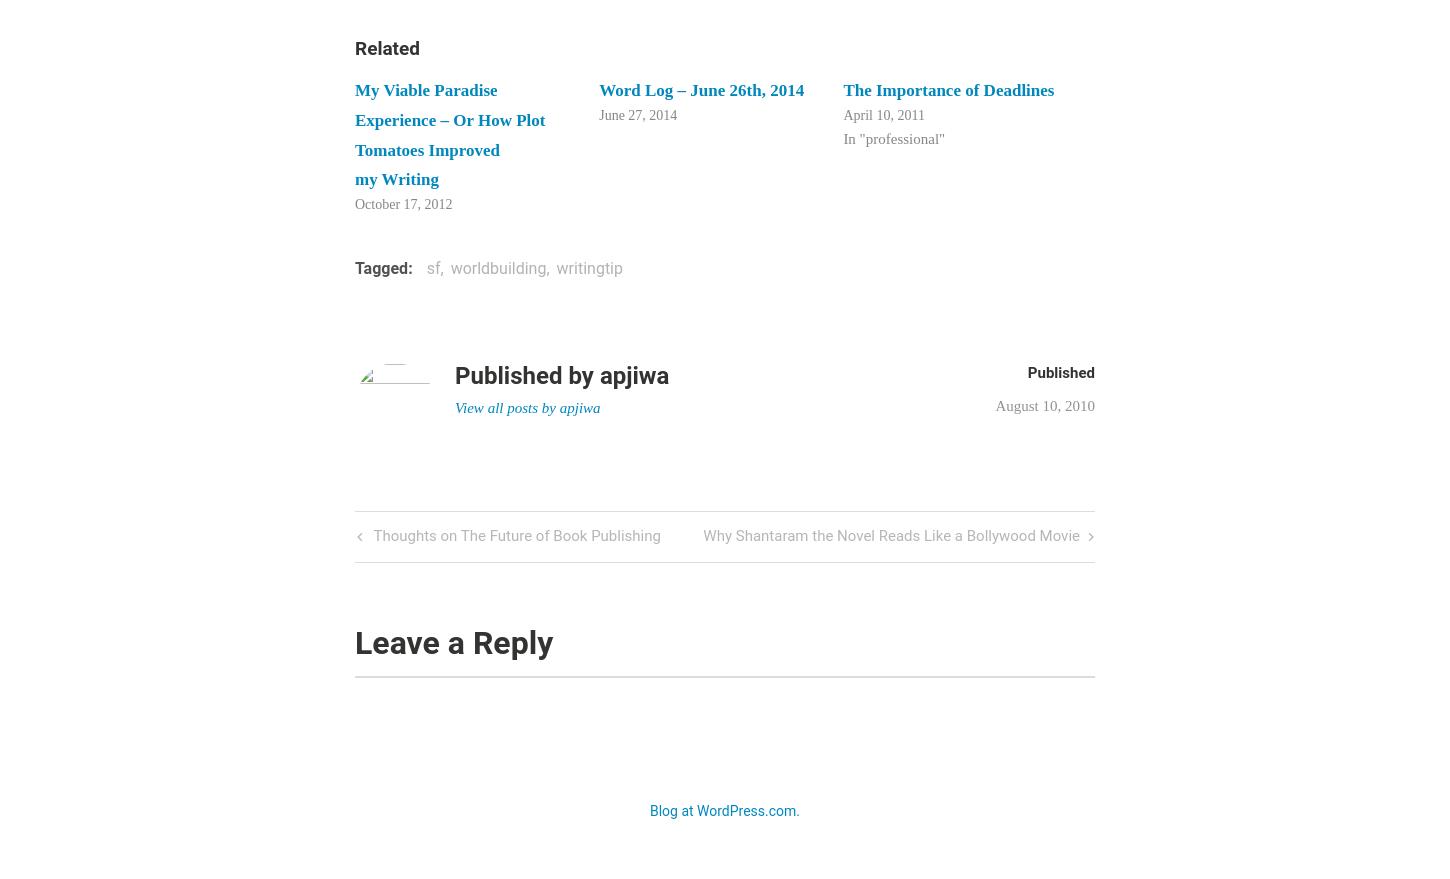  I want to click on 'Tagged', so click(380, 266).